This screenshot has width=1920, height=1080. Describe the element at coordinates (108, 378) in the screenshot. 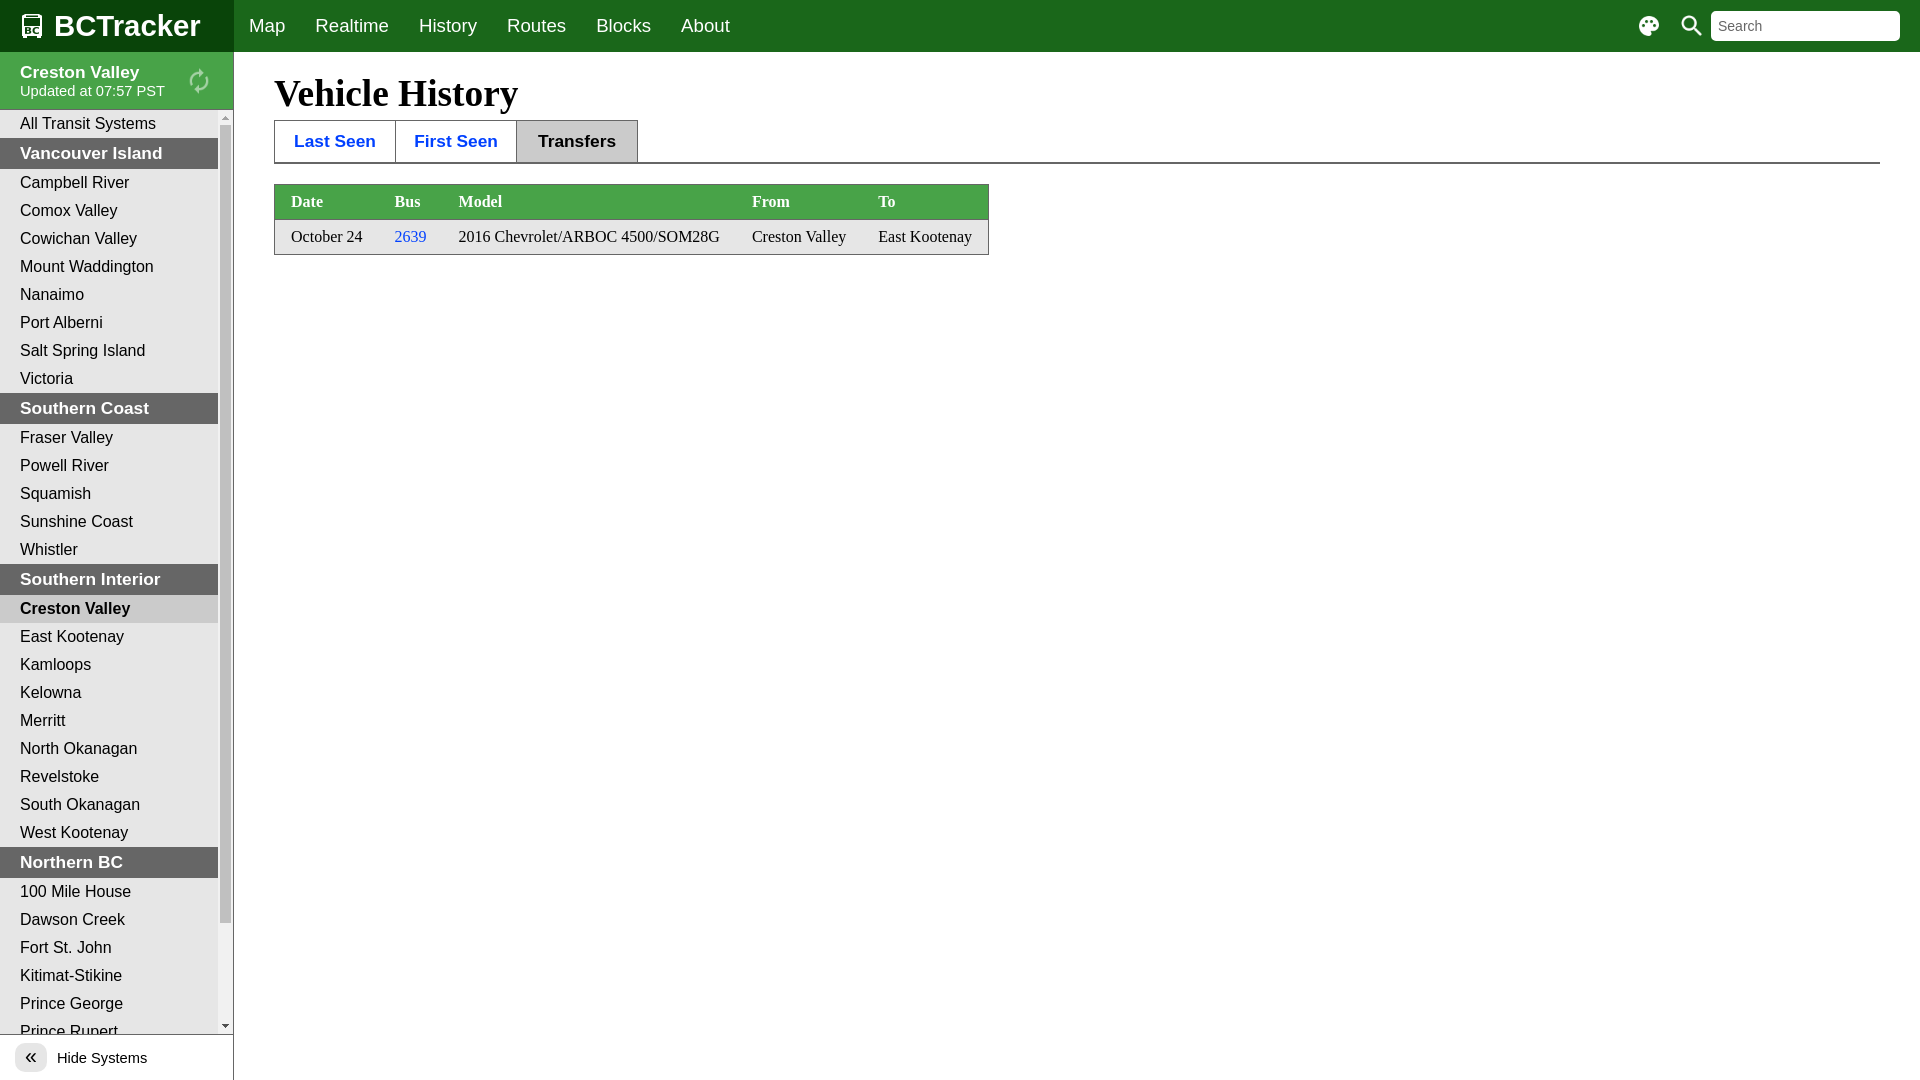

I see `'Victoria'` at that location.